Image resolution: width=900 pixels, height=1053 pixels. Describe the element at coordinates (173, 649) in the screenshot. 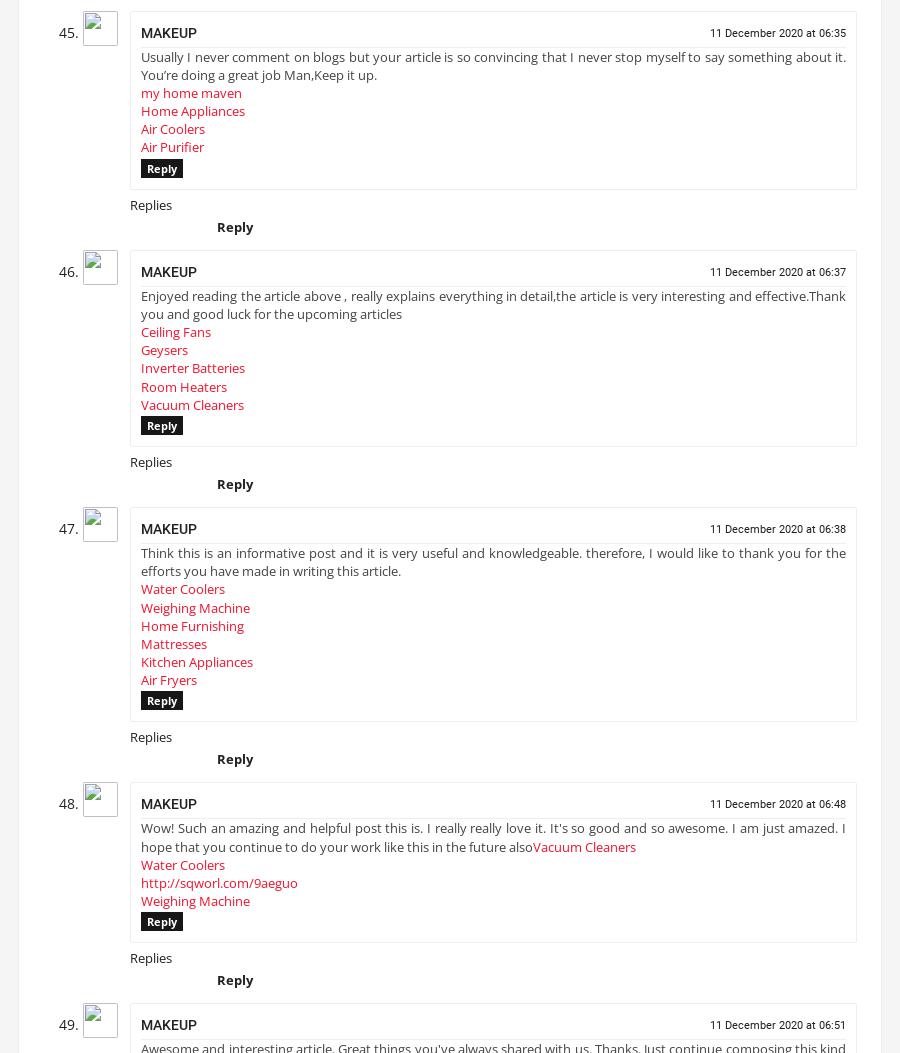

I see `'Mattresses'` at that location.